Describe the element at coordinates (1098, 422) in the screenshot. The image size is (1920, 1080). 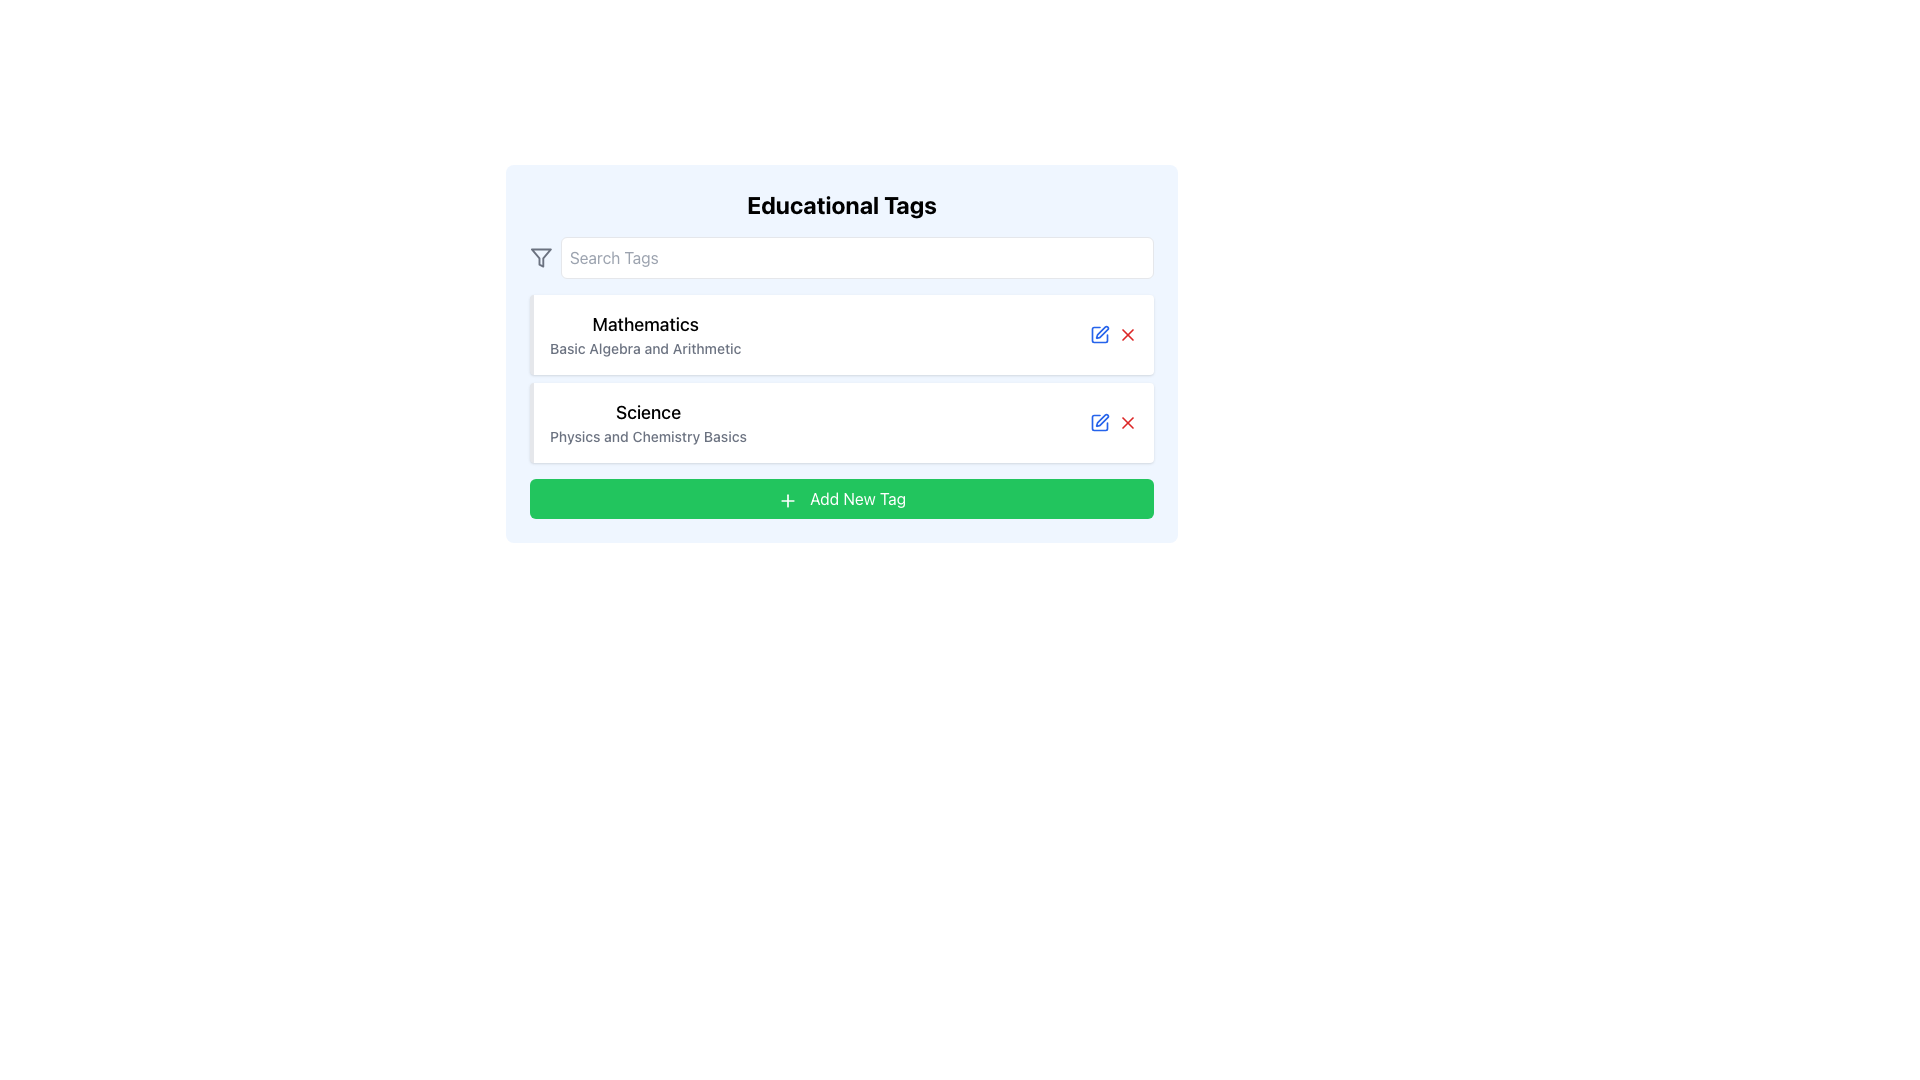
I see `the decorative graphic component, which is a square with rounded corners representing an edit action, located near the right side of the 'Science' tag in the 'Educational Tags' list` at that location.